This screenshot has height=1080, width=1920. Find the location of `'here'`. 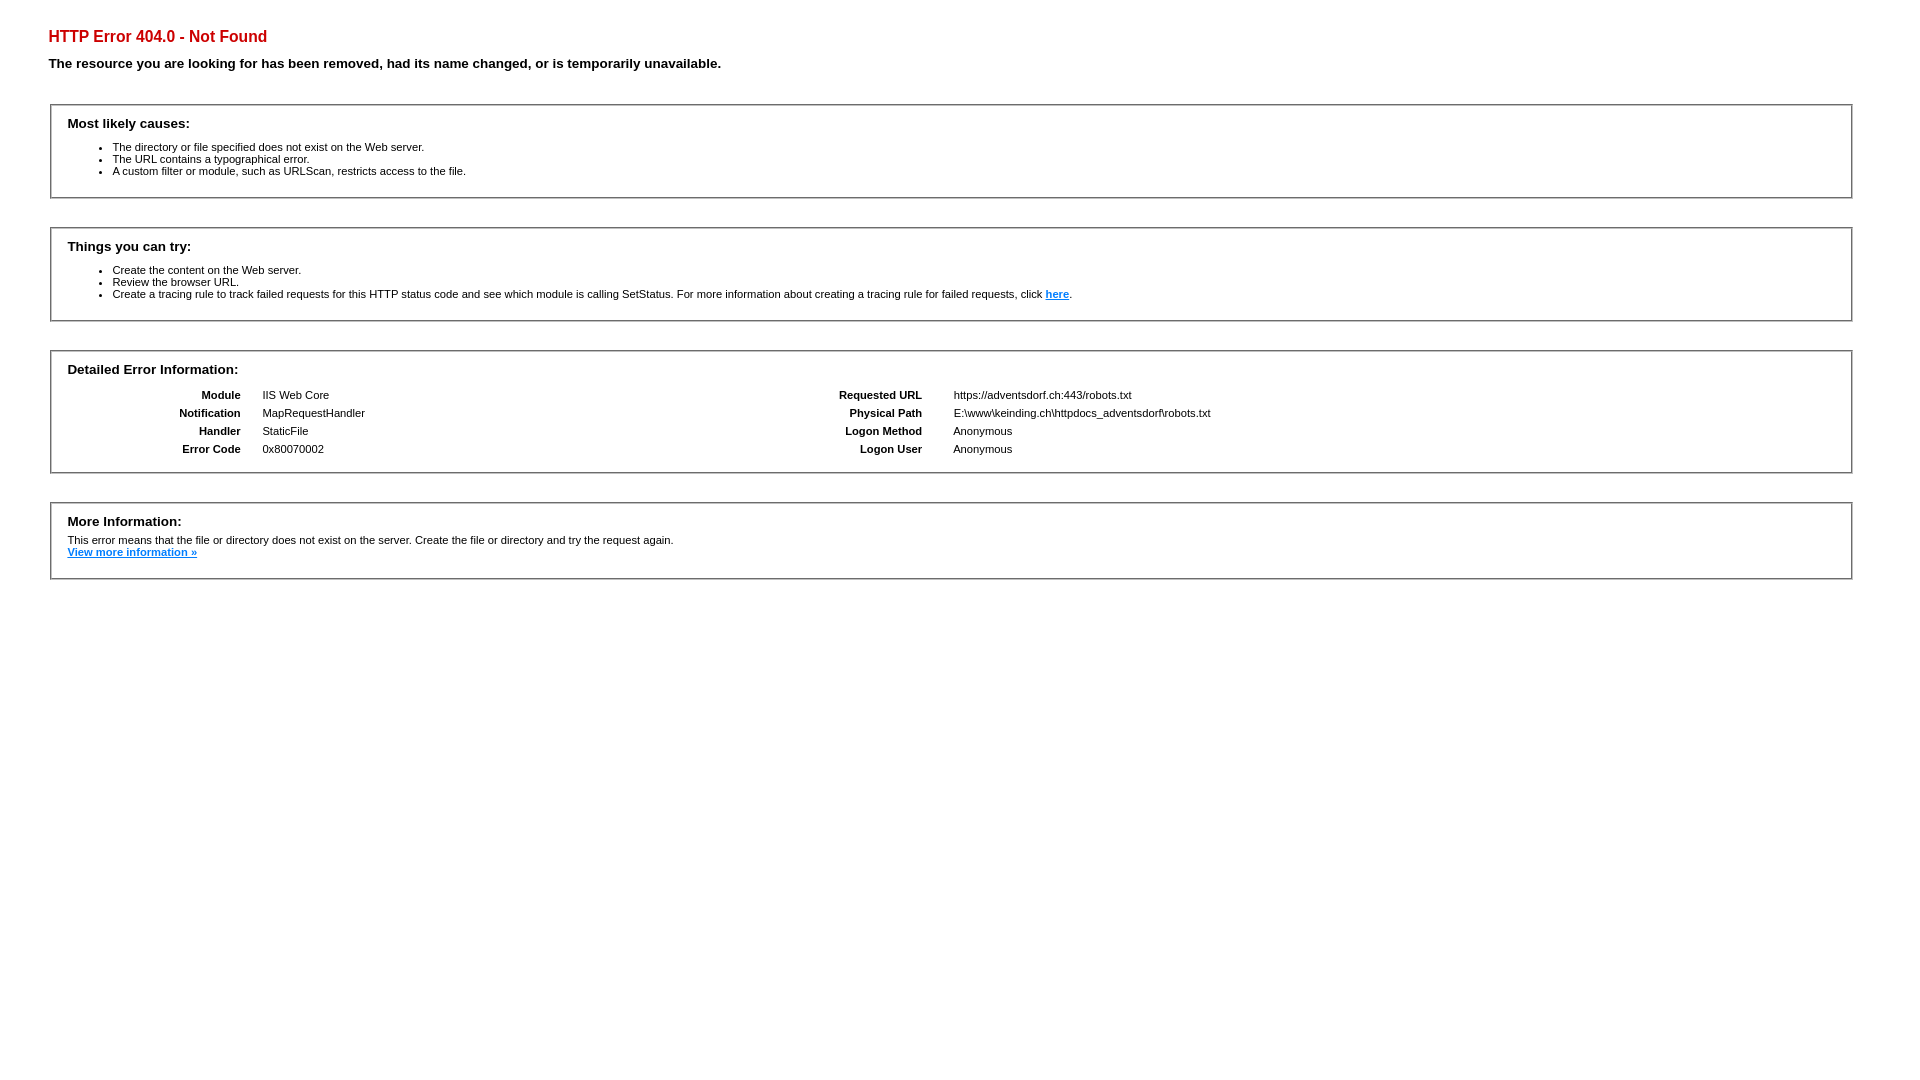

'here' is located at coordinates (1056, 293).